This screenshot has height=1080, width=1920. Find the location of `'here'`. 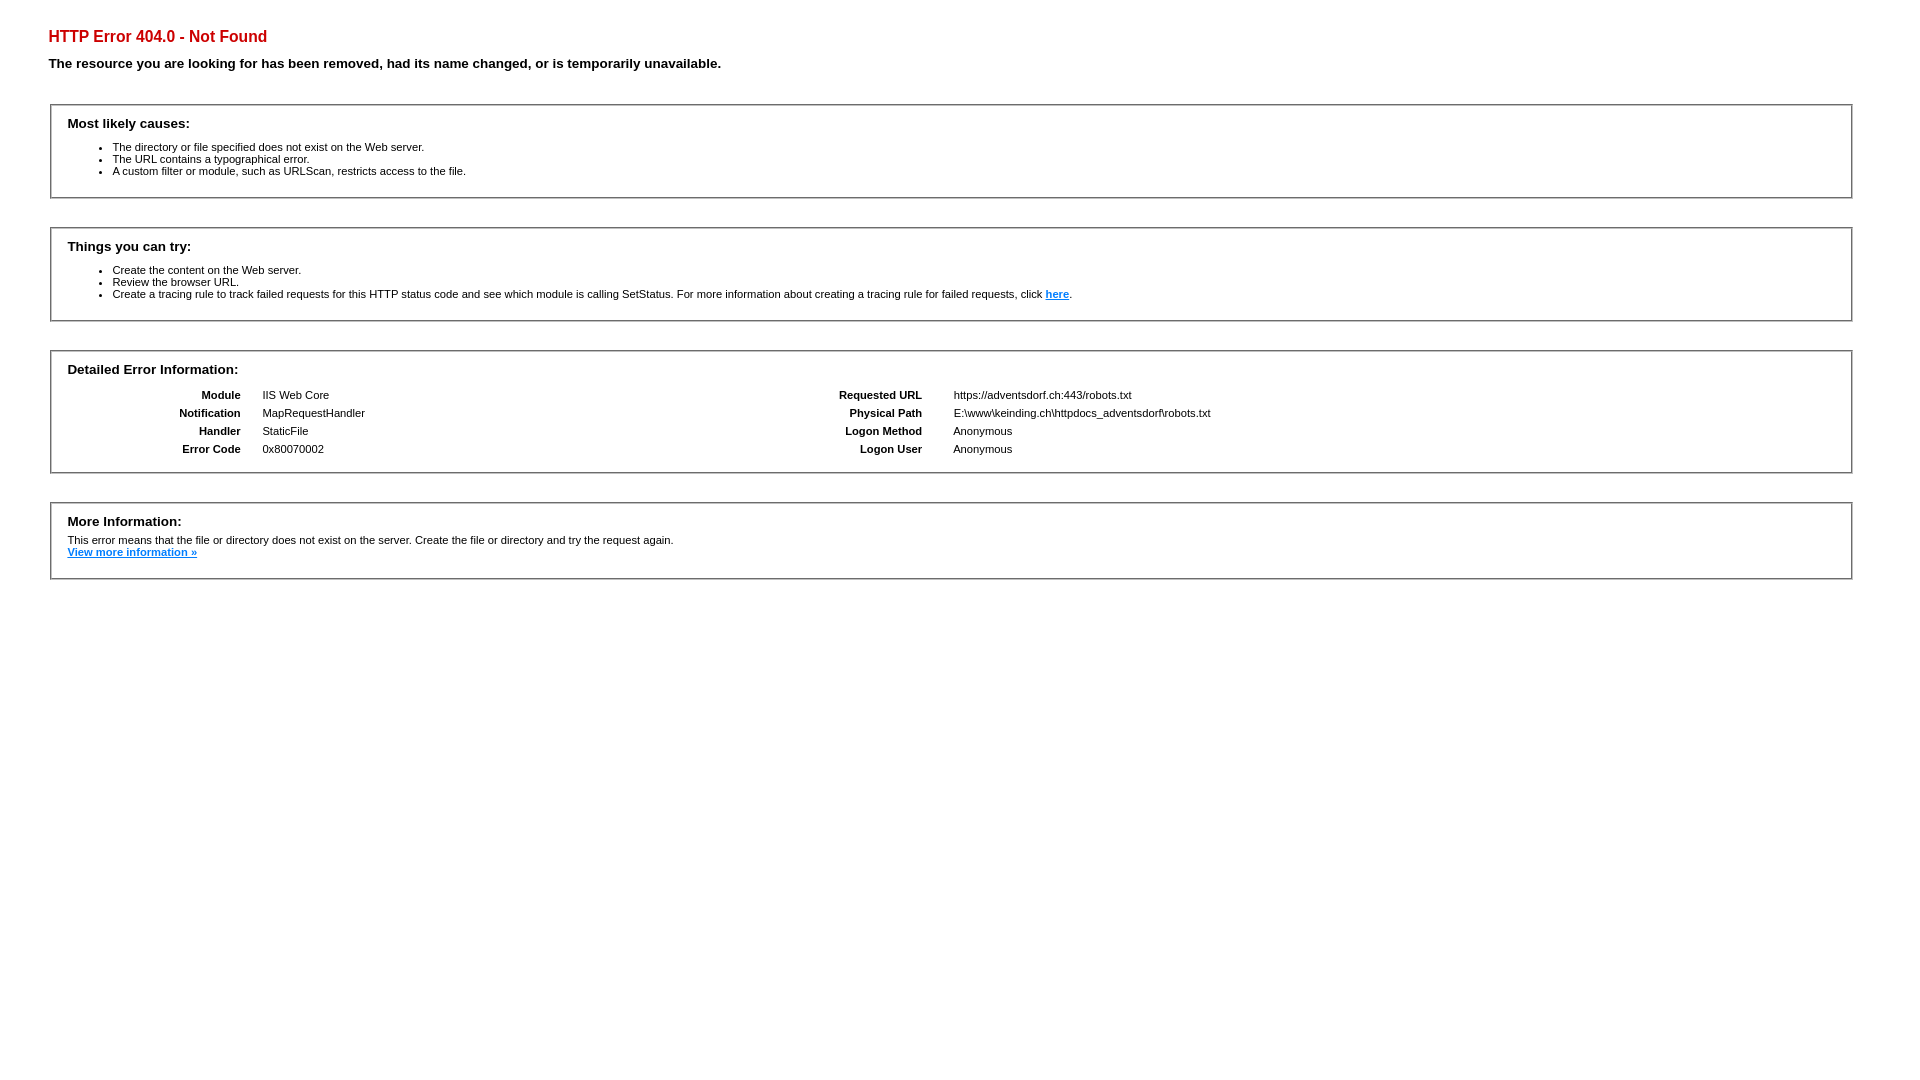

'here' is located at coordinates (1056, 293).